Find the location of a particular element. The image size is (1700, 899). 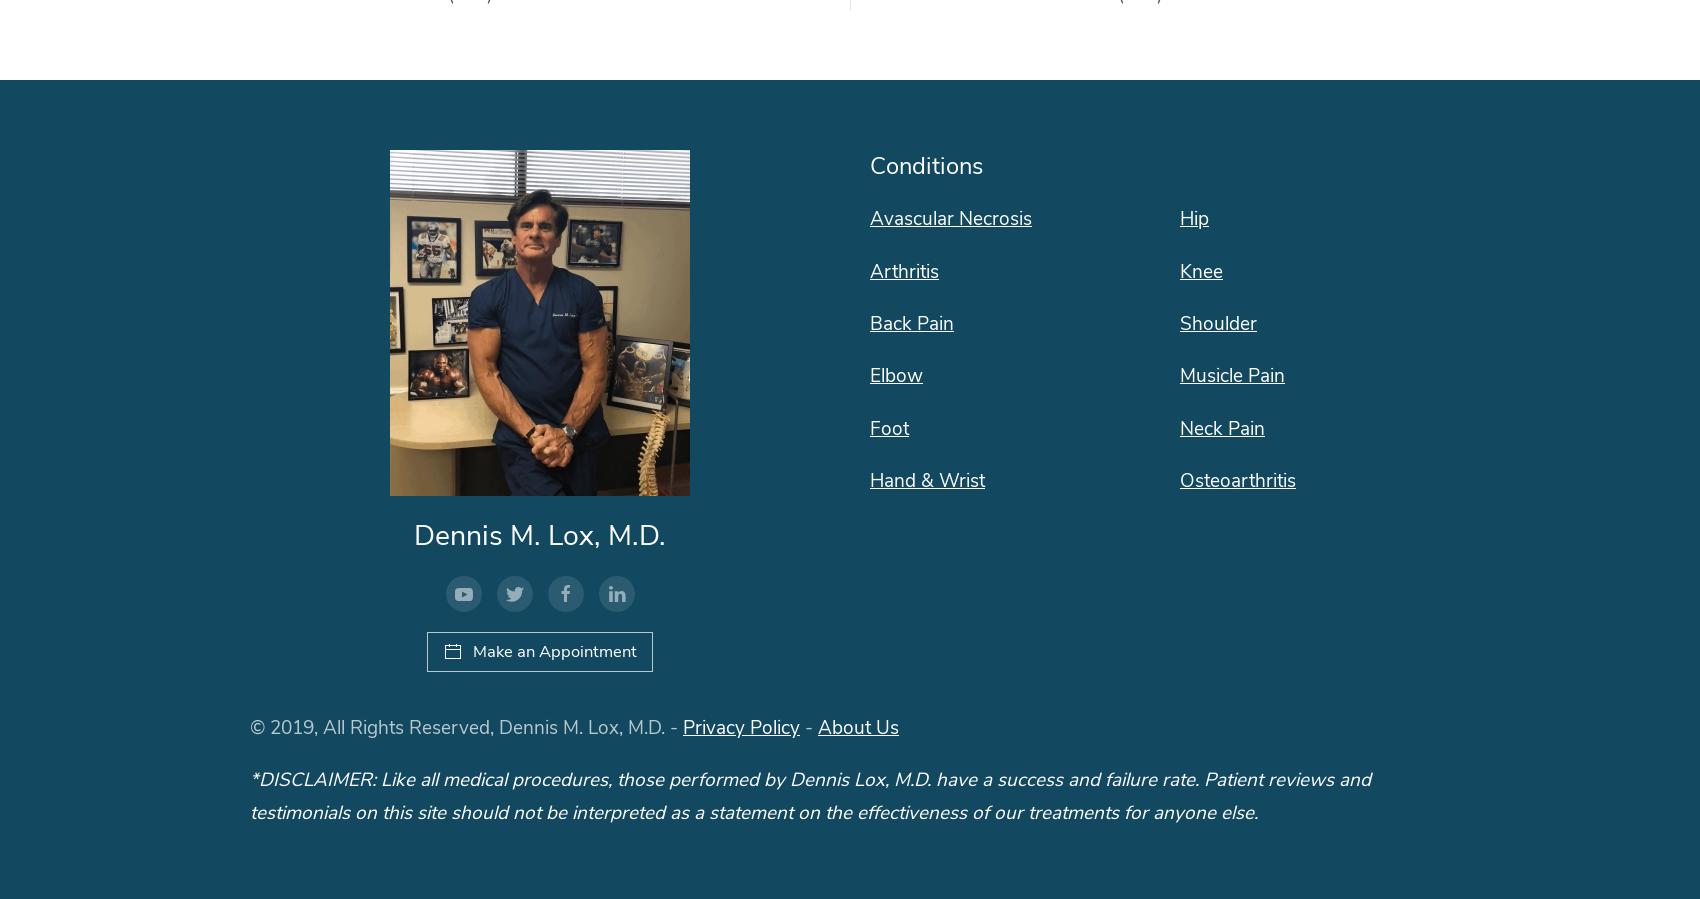

'Elbow' is located at coordinates (896, 374).